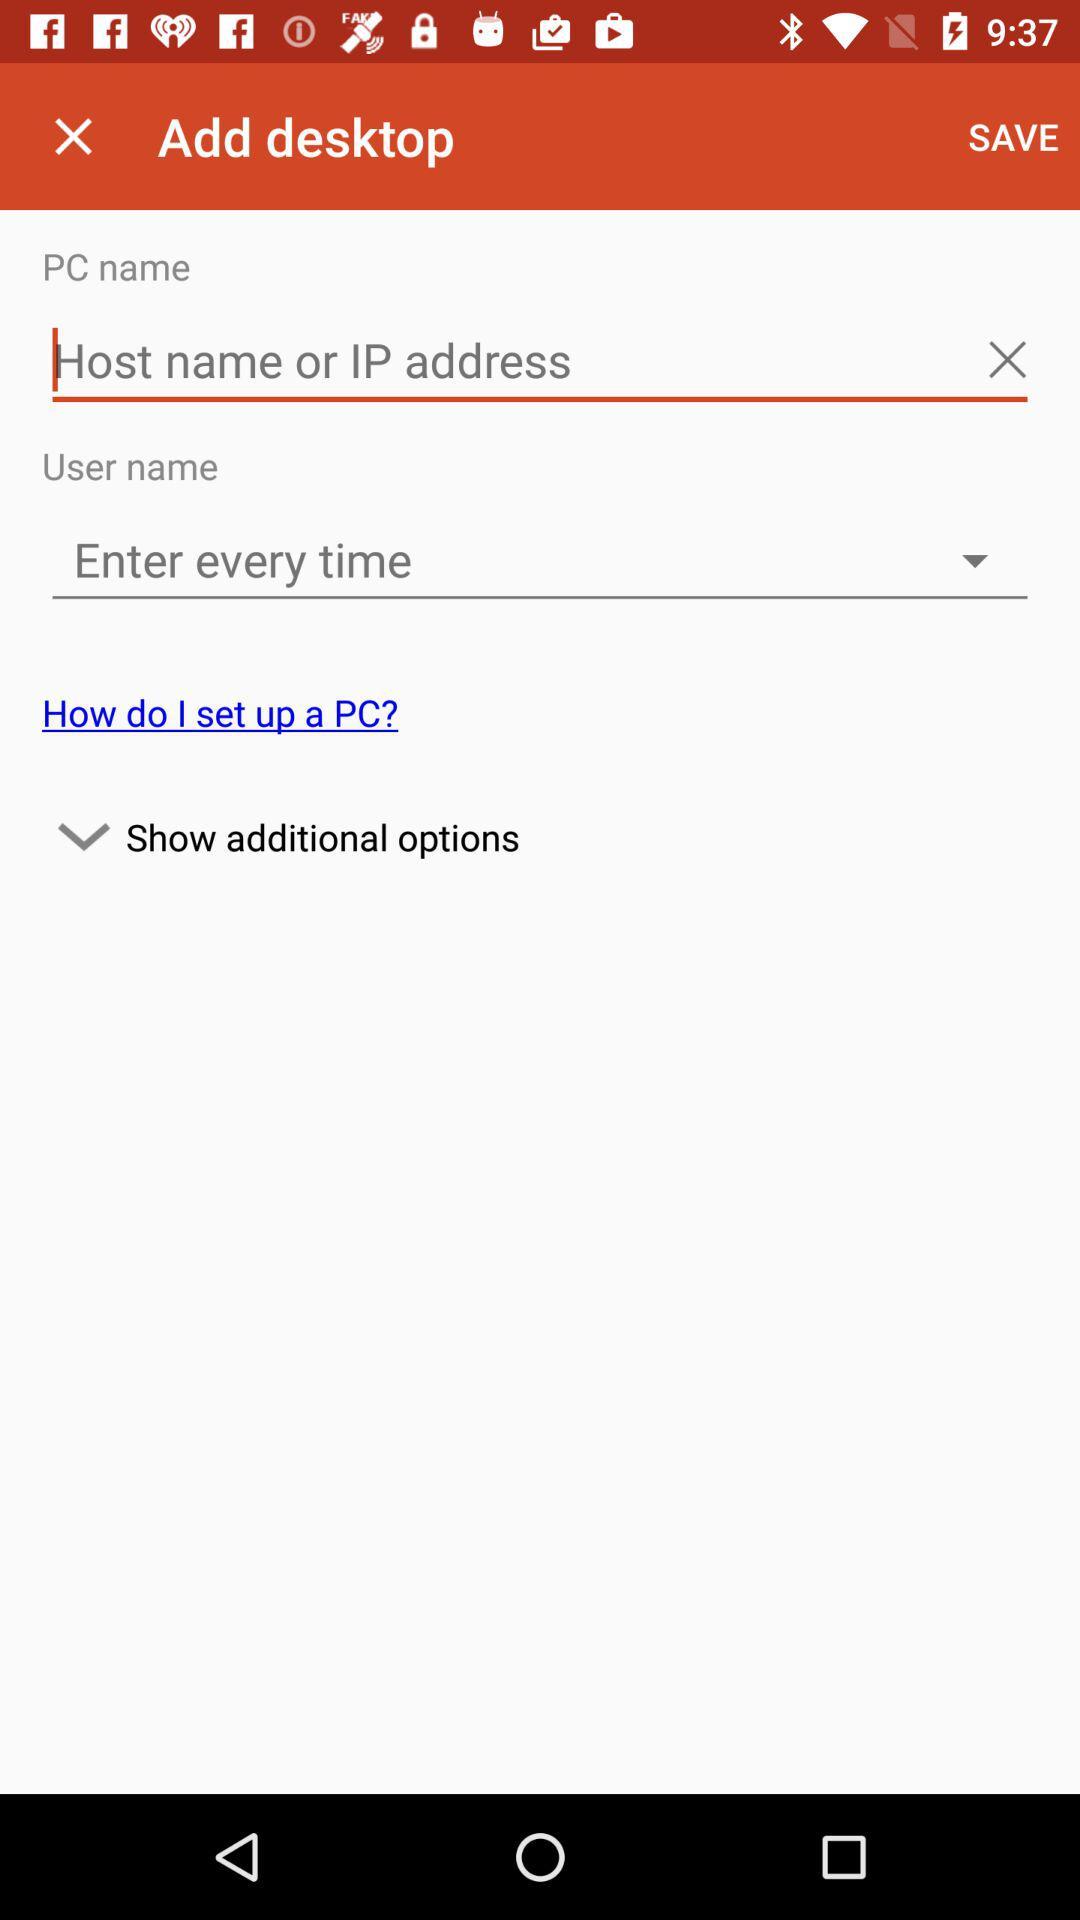 The width and height of the screenshot is (1080, 1920). What do you see at coordinates (540, 836) in the screenshot?
I see `the show additional options item` at bounding box center [540, 836].